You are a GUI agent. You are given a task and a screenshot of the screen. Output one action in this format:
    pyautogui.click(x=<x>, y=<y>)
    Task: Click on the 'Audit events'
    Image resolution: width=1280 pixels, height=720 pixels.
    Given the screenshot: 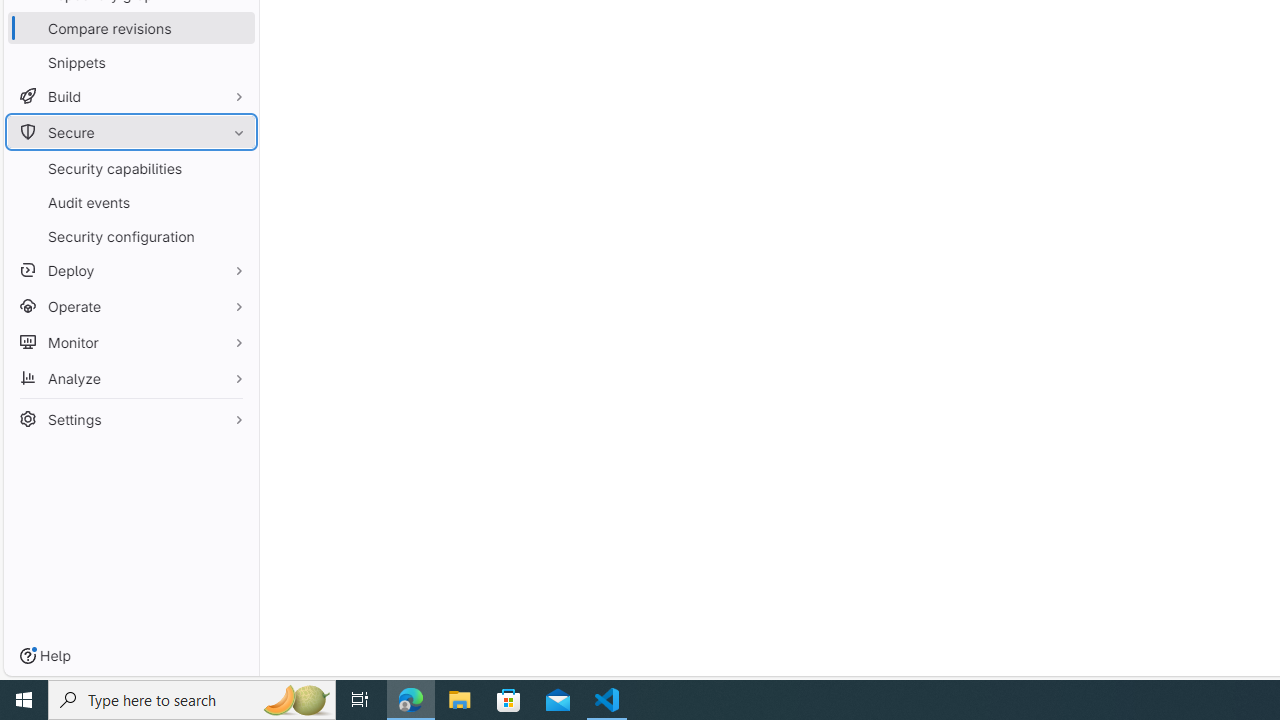 What is the action you would take?
    pyautogui.click(x=130, y=202)
    